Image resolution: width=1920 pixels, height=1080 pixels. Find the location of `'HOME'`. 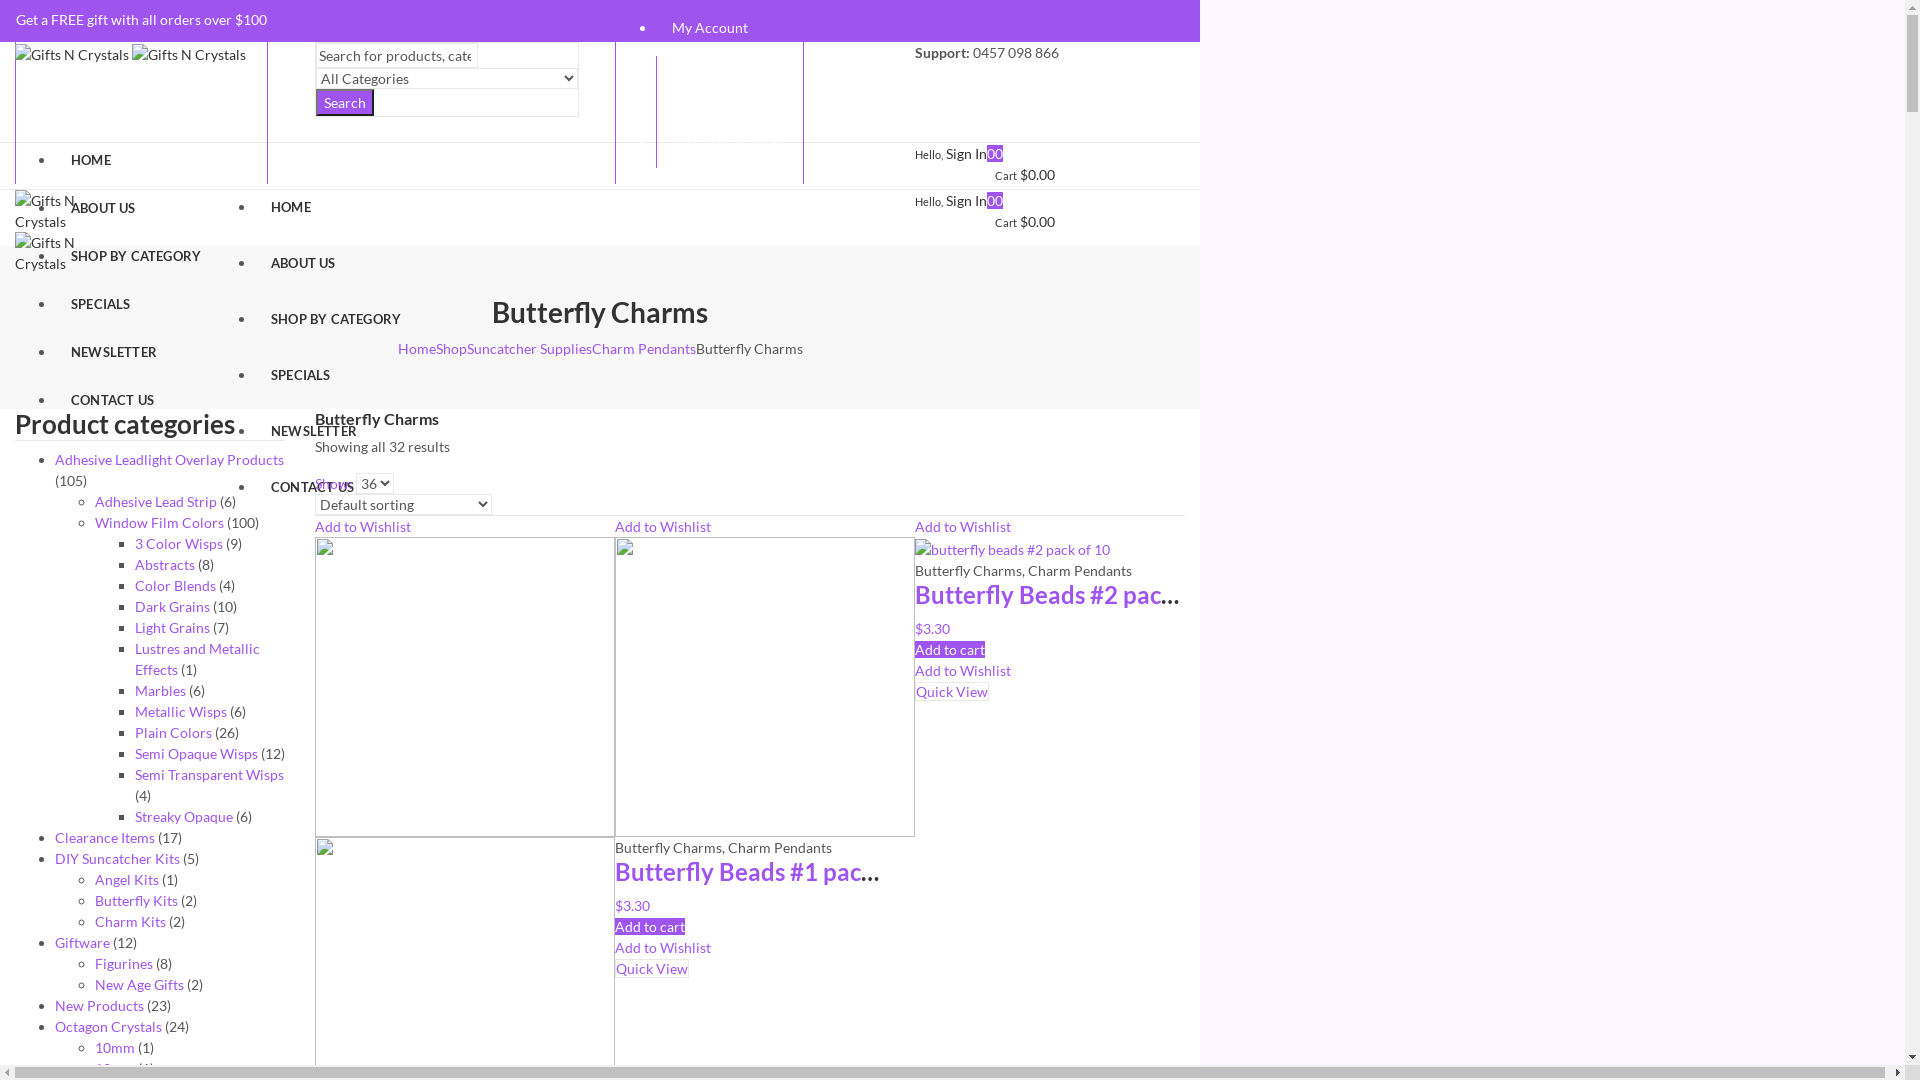

'HOME' is located at coordinates (336, 218).